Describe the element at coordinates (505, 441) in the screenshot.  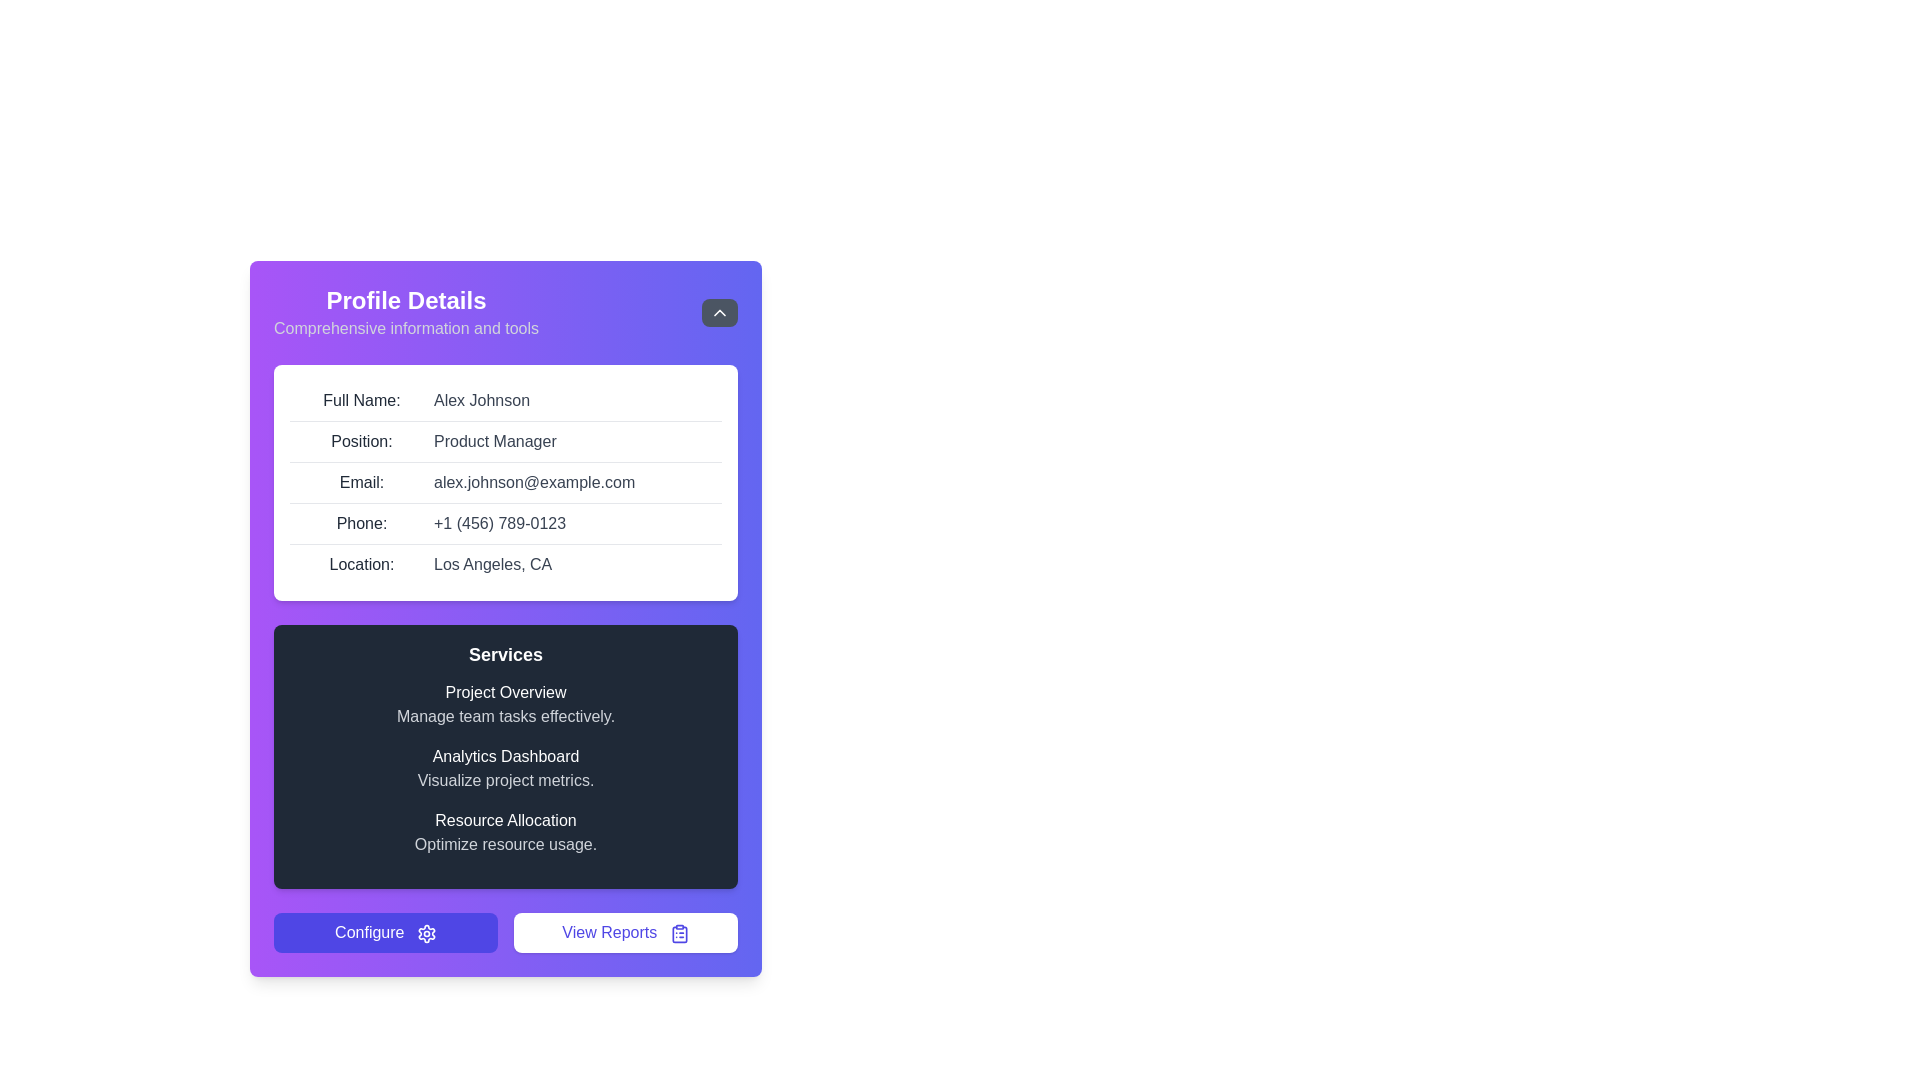
I see `the static text display showing the job title 'Product Manager', located below the 'Full Name: Alex Johnson' and above 'Email: alex.johnson@example.com'` at that location.